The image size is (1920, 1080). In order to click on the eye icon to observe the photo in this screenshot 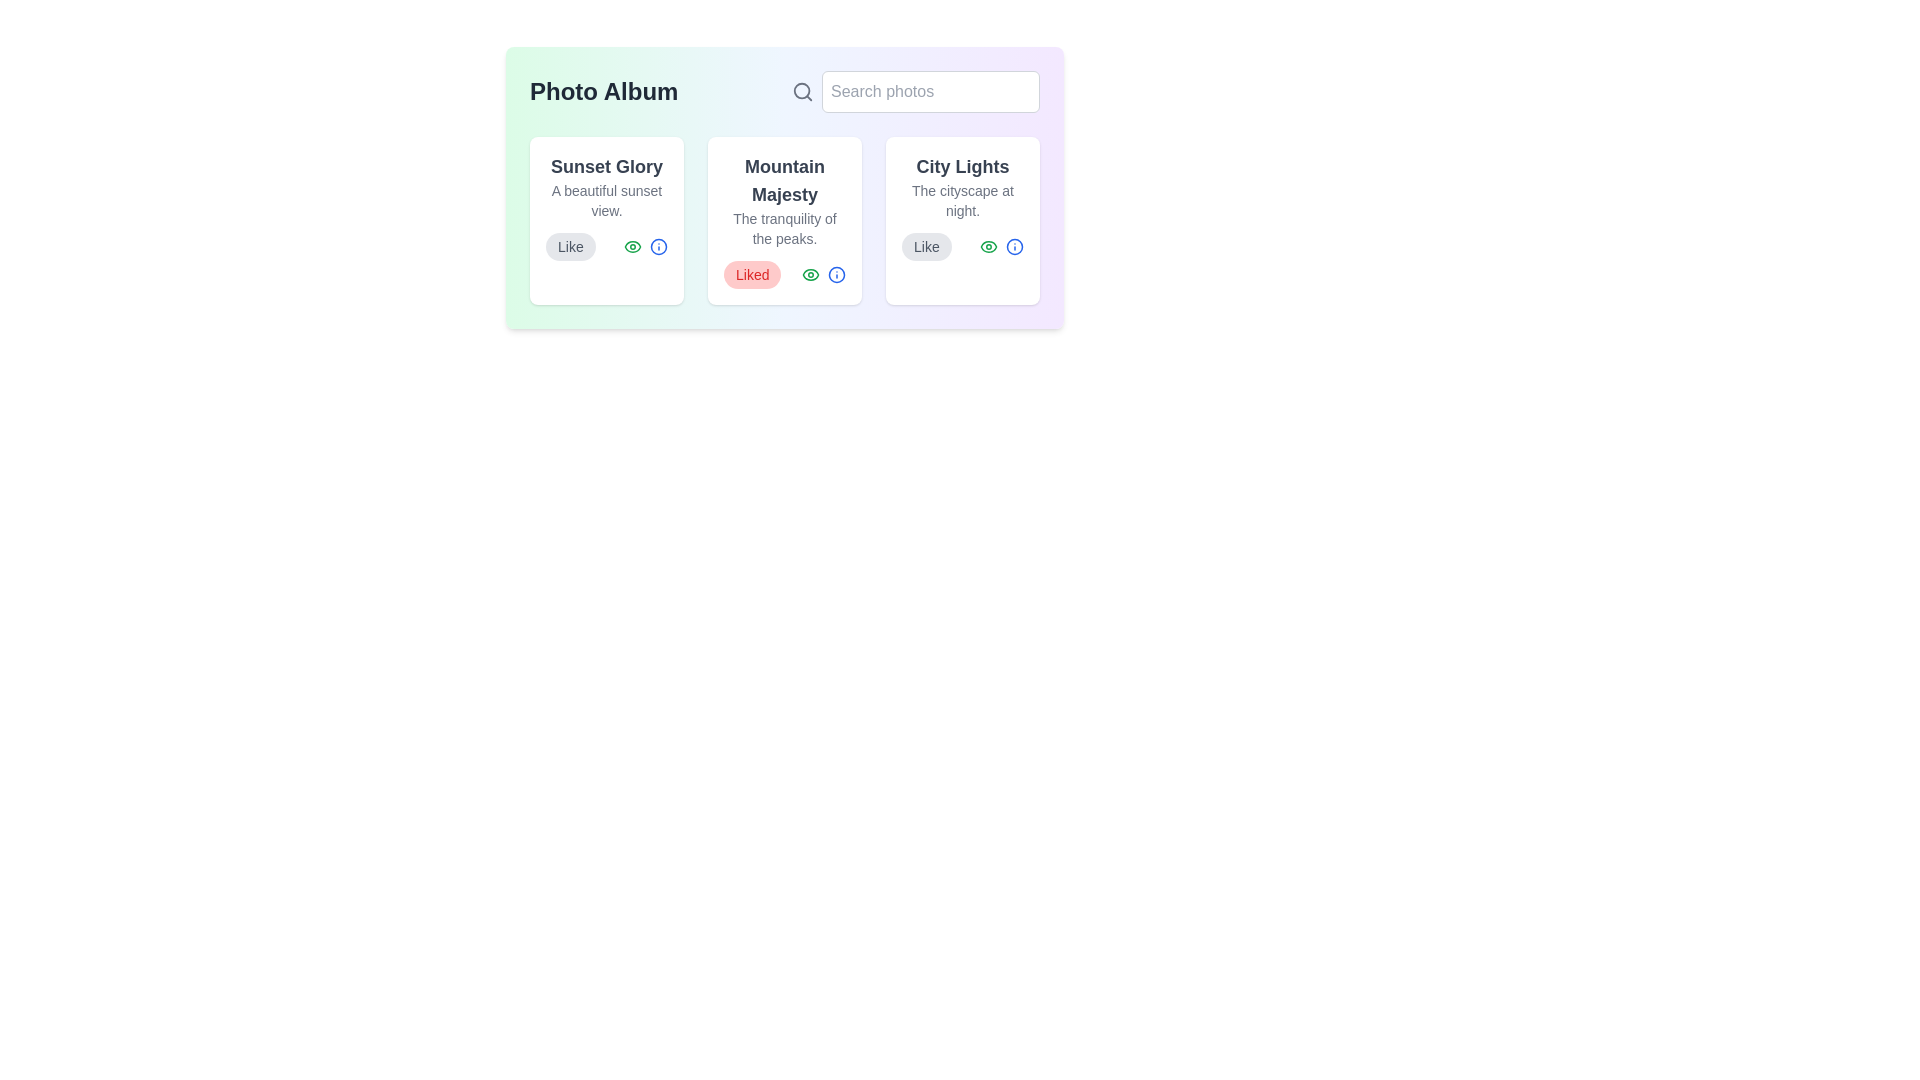, I will do `click(632, 245)`.